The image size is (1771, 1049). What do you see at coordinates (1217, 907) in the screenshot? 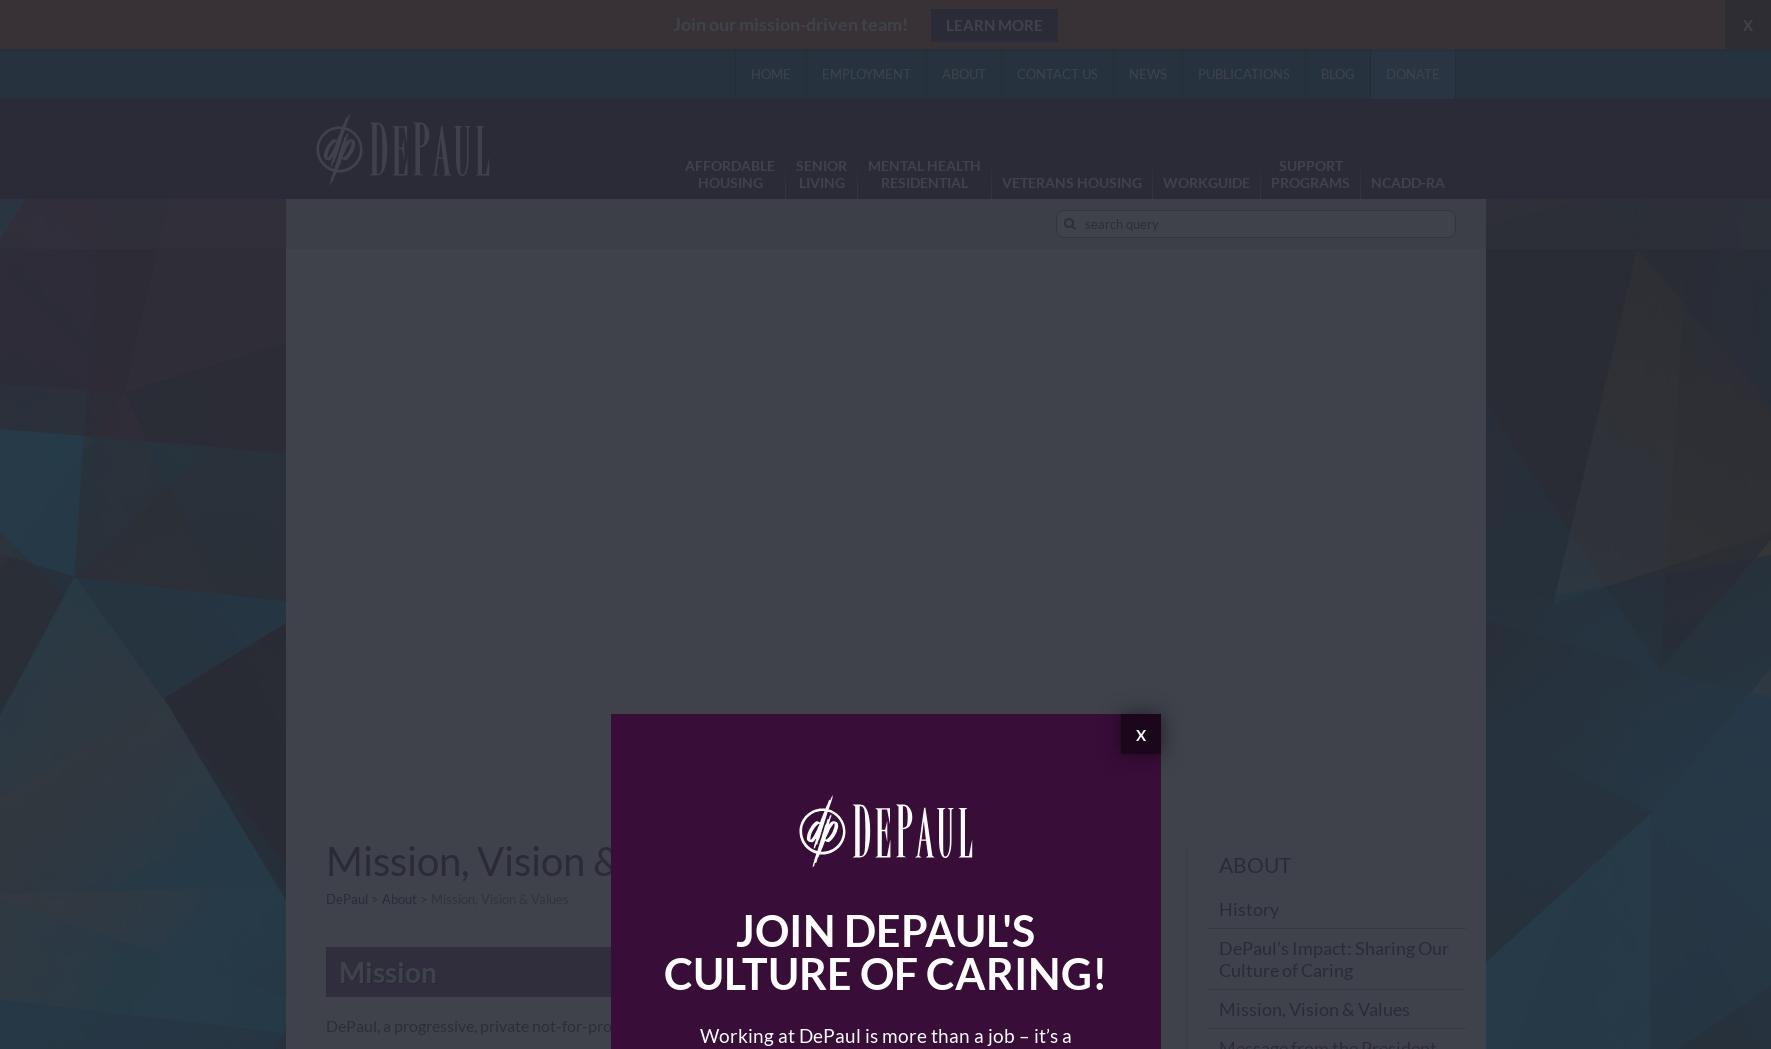
I see `'History'` at bounding box center [1217, 907].